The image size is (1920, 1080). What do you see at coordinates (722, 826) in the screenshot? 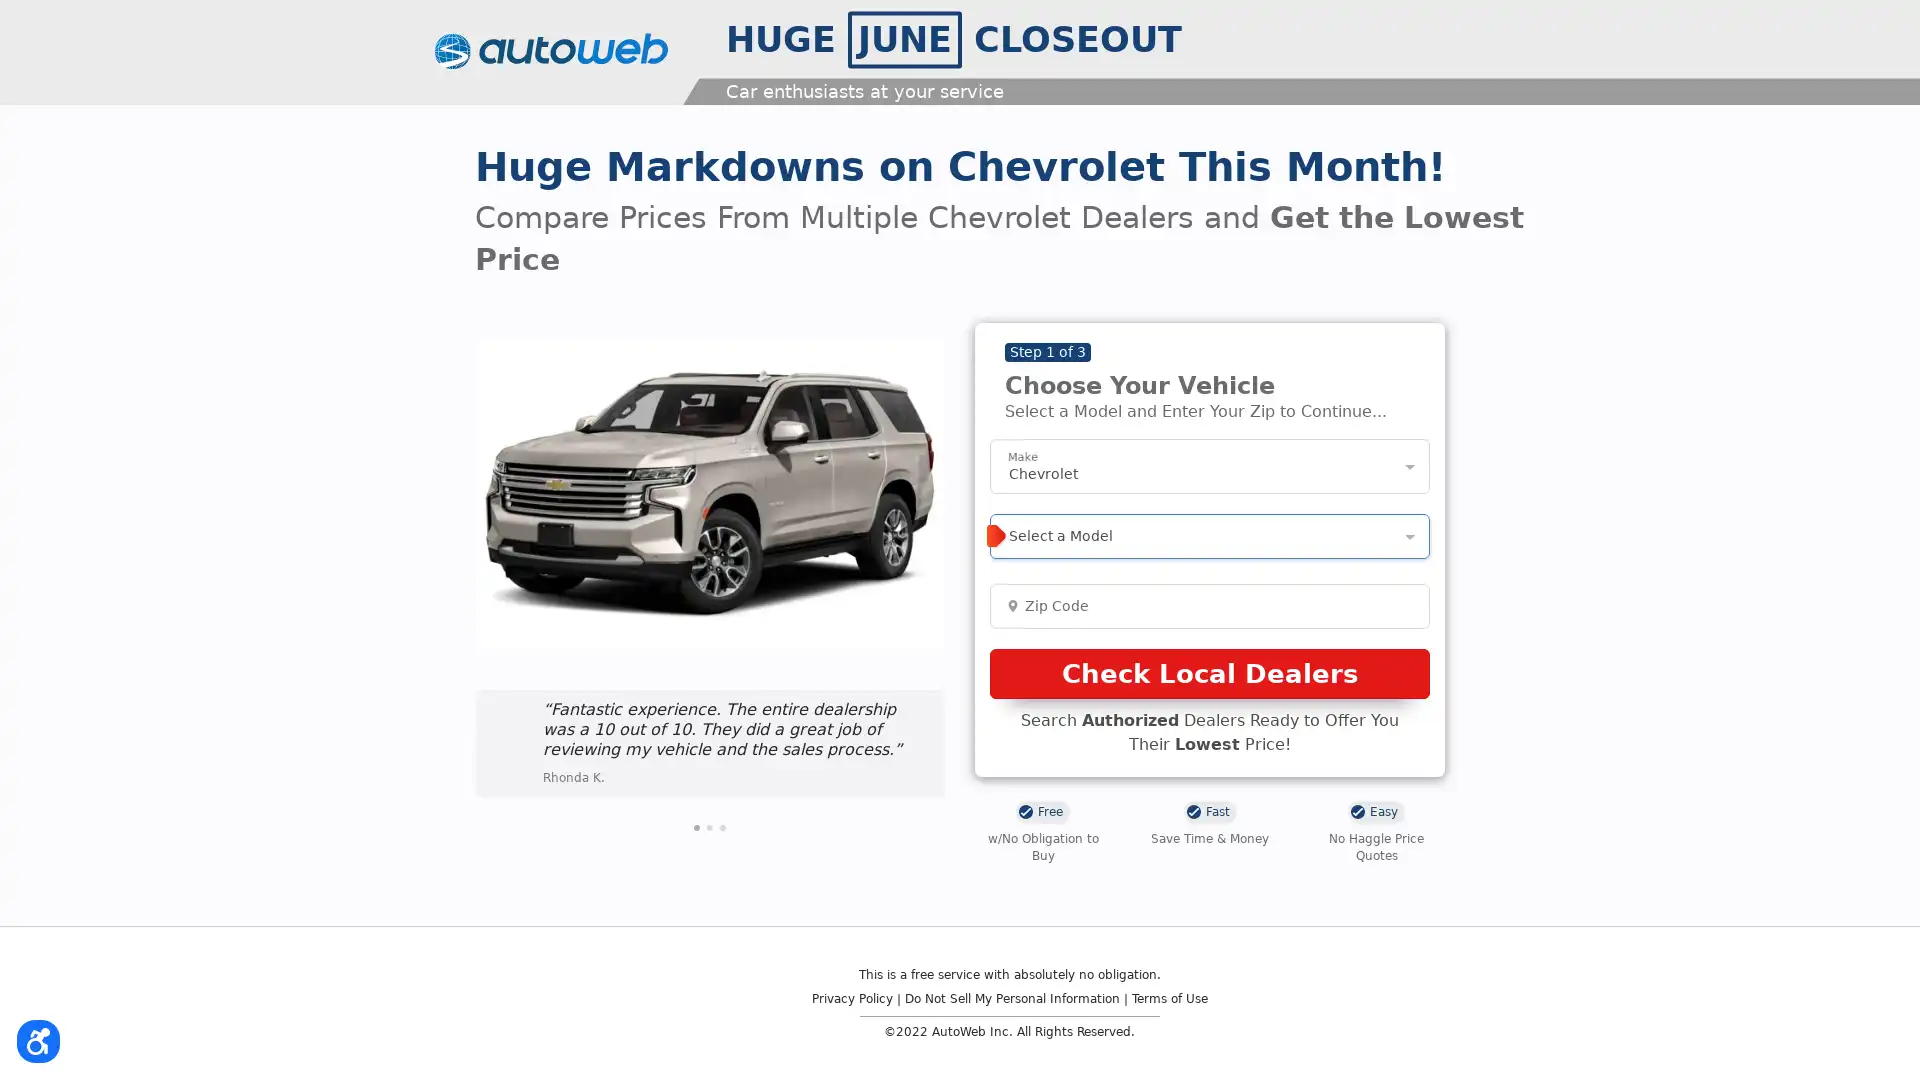
I see `Carousel Page 3` at bounding box center [722, 826].